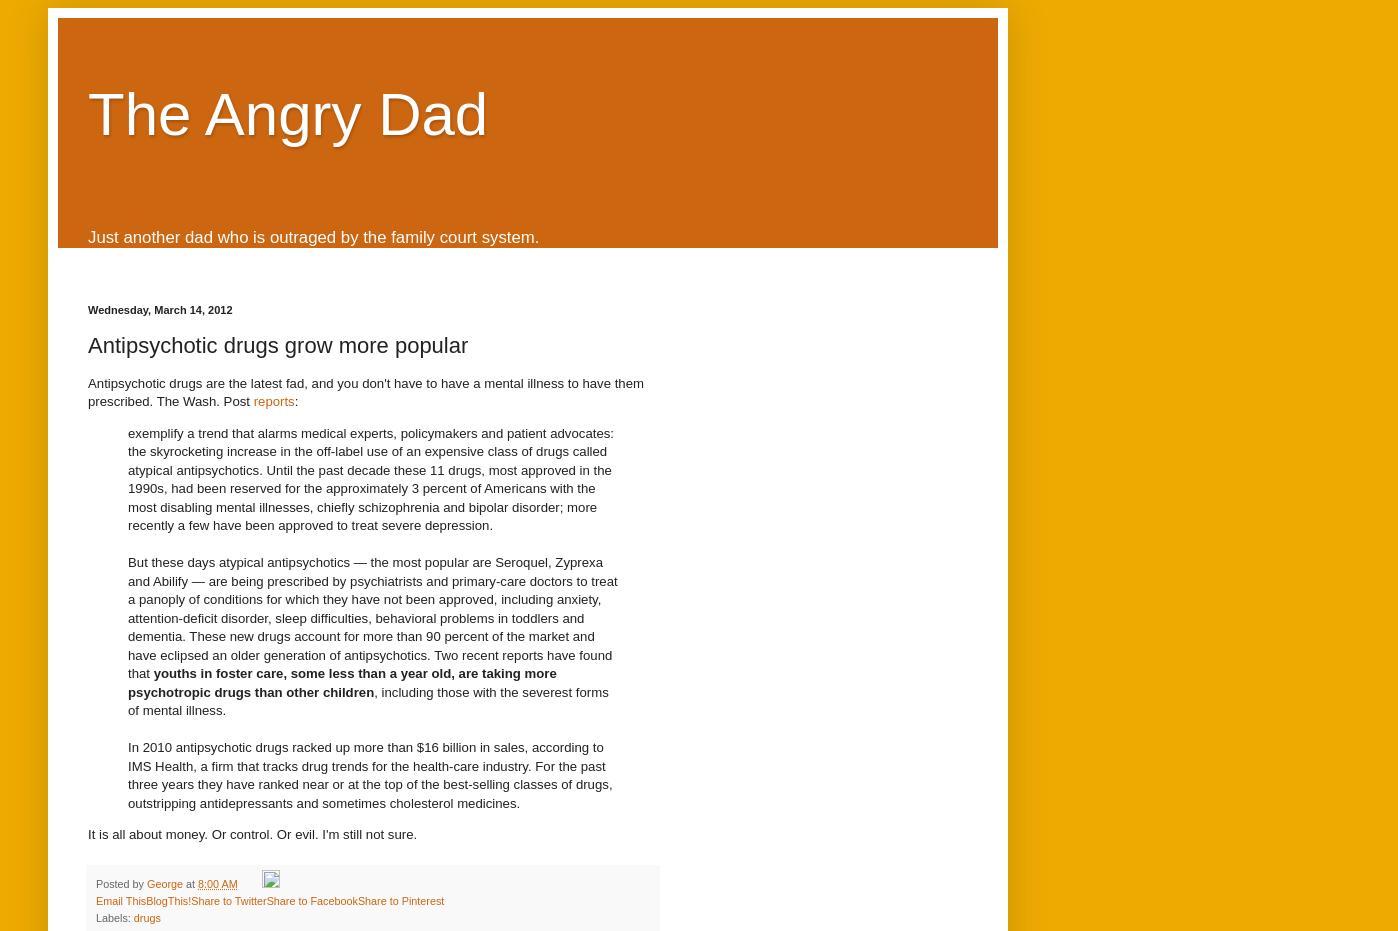 This screenshot has height=931, width=1398. I want to click on ':', so click(295, 400).